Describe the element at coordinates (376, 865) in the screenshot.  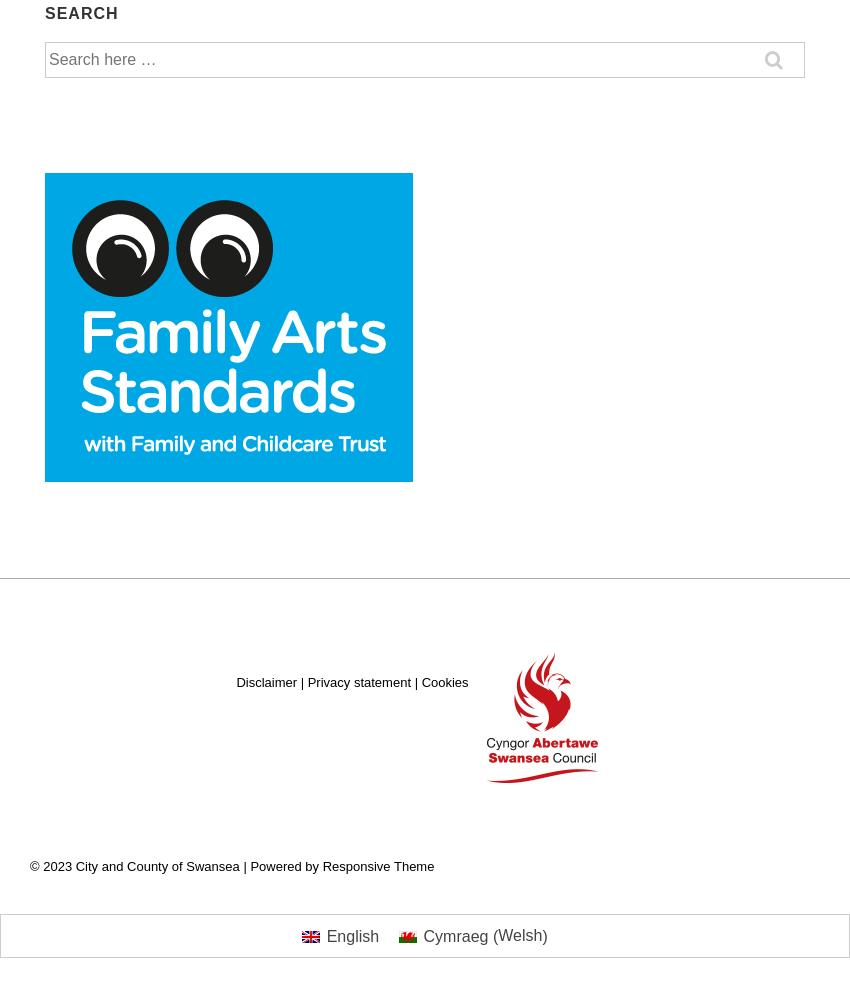
I see `'Responsive Theme'` at that location.